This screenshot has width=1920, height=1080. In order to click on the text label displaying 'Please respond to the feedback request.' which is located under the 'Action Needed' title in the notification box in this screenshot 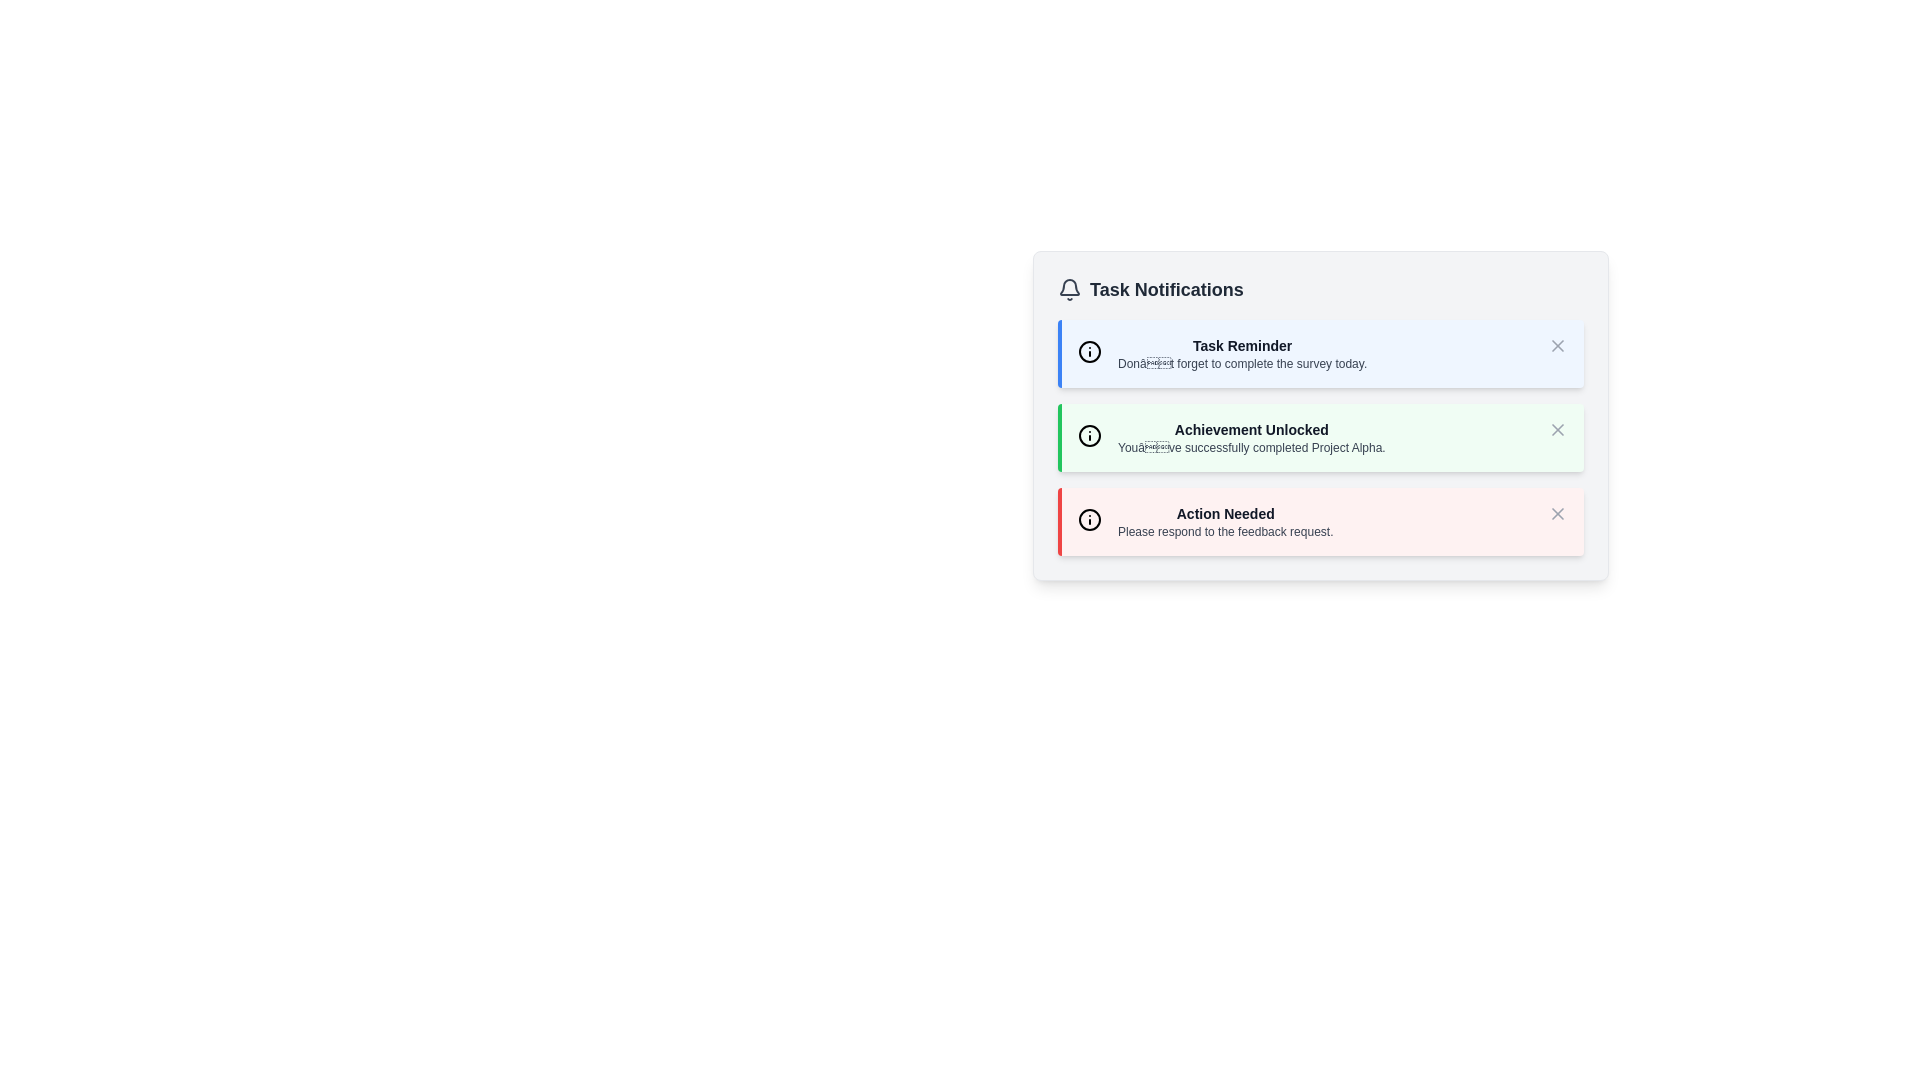, I will do `click(1224, 531)`.